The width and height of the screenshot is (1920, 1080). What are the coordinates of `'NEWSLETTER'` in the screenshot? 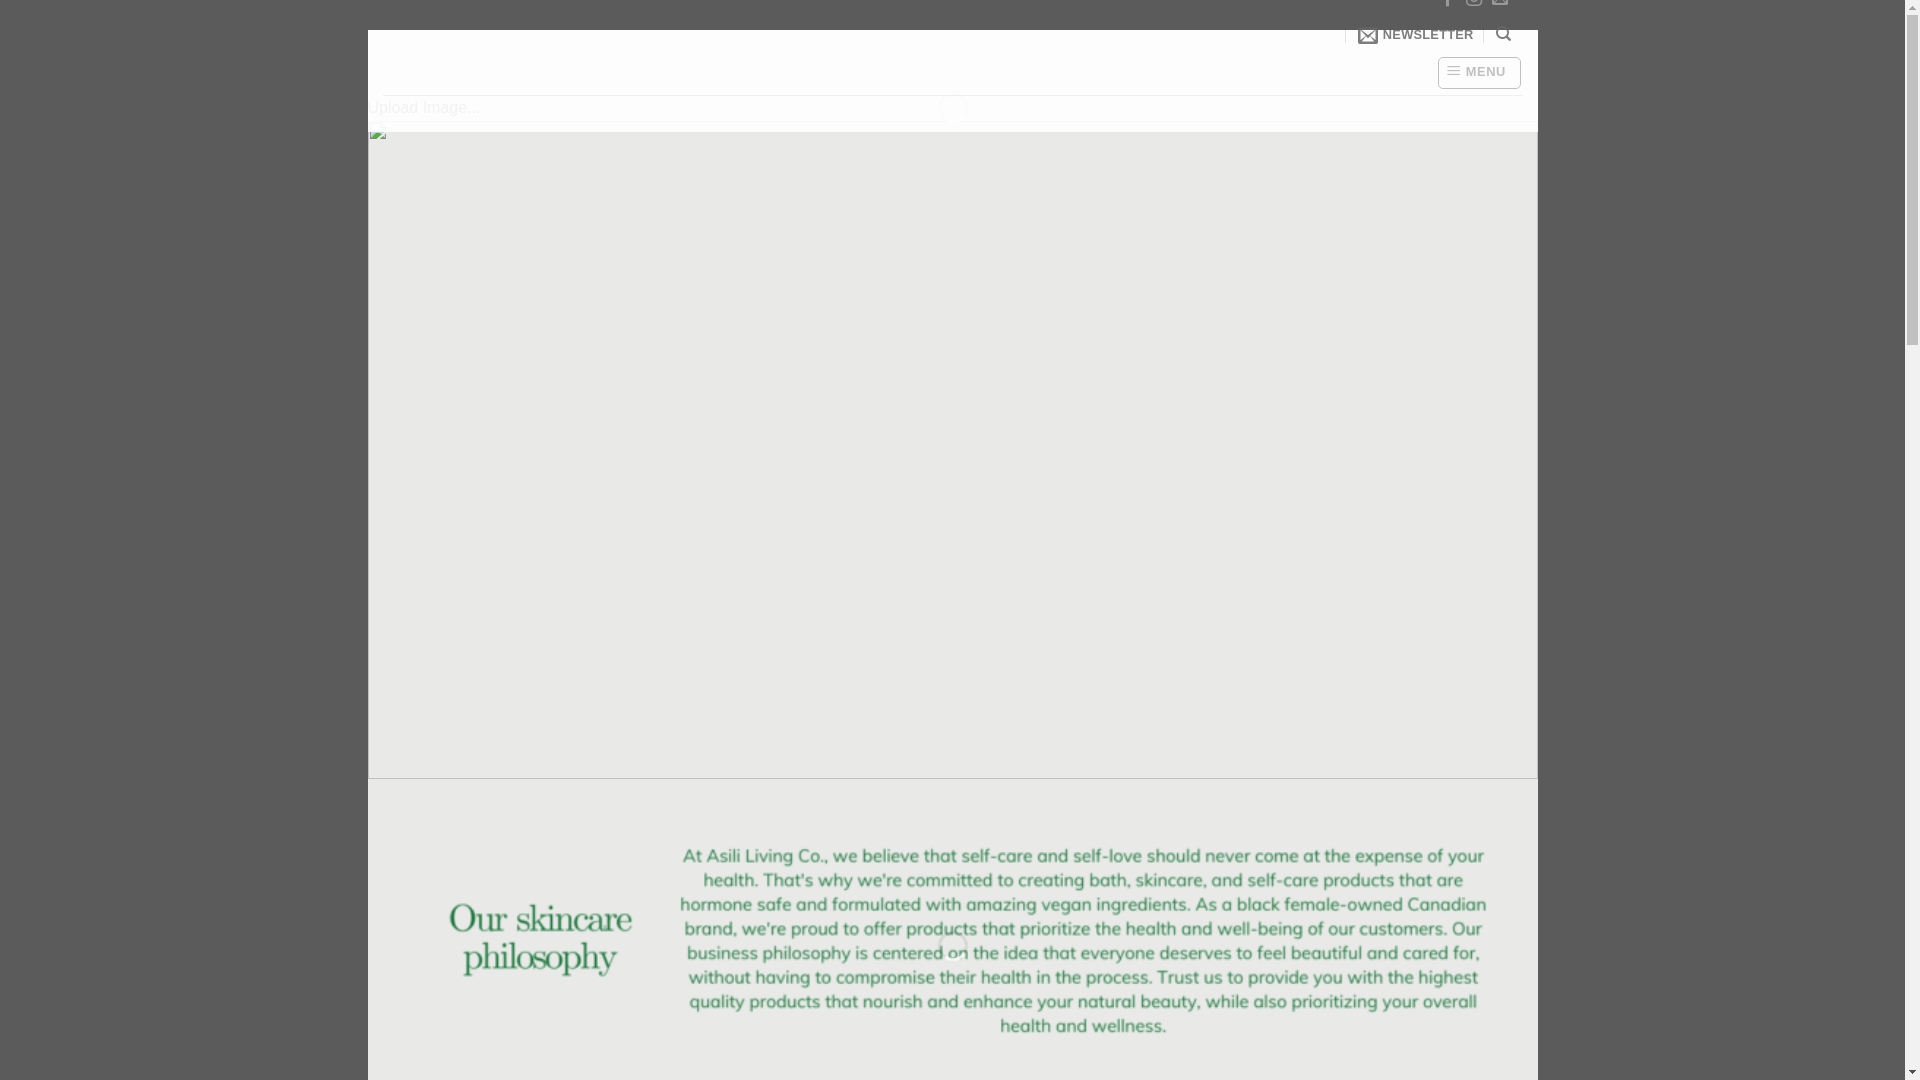 It's located at (1415, 34).